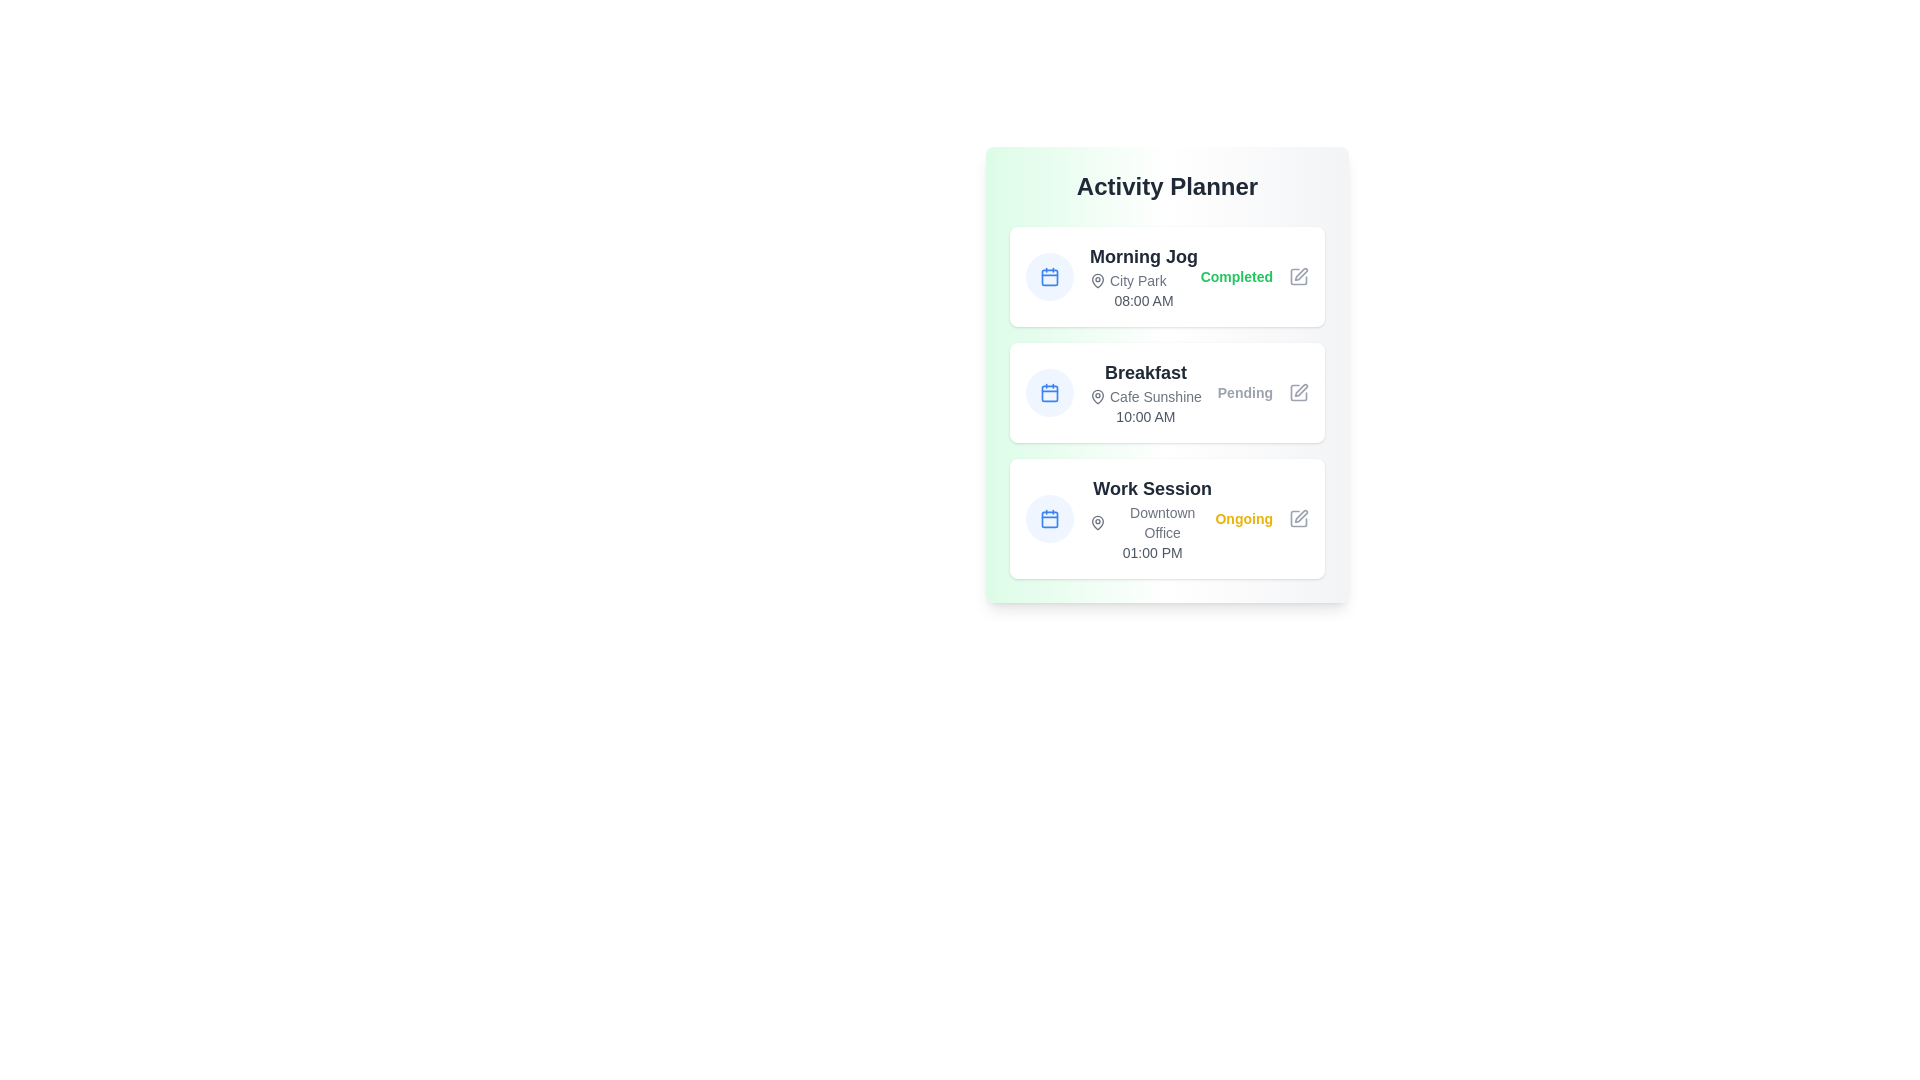 The width and height of the screenshot is (1920, 1080). Describe the element at coordinates (1301, 515) in the screenshot. I see `the pen icon located to the bottom-right of the 'Work Session' item` at that location.